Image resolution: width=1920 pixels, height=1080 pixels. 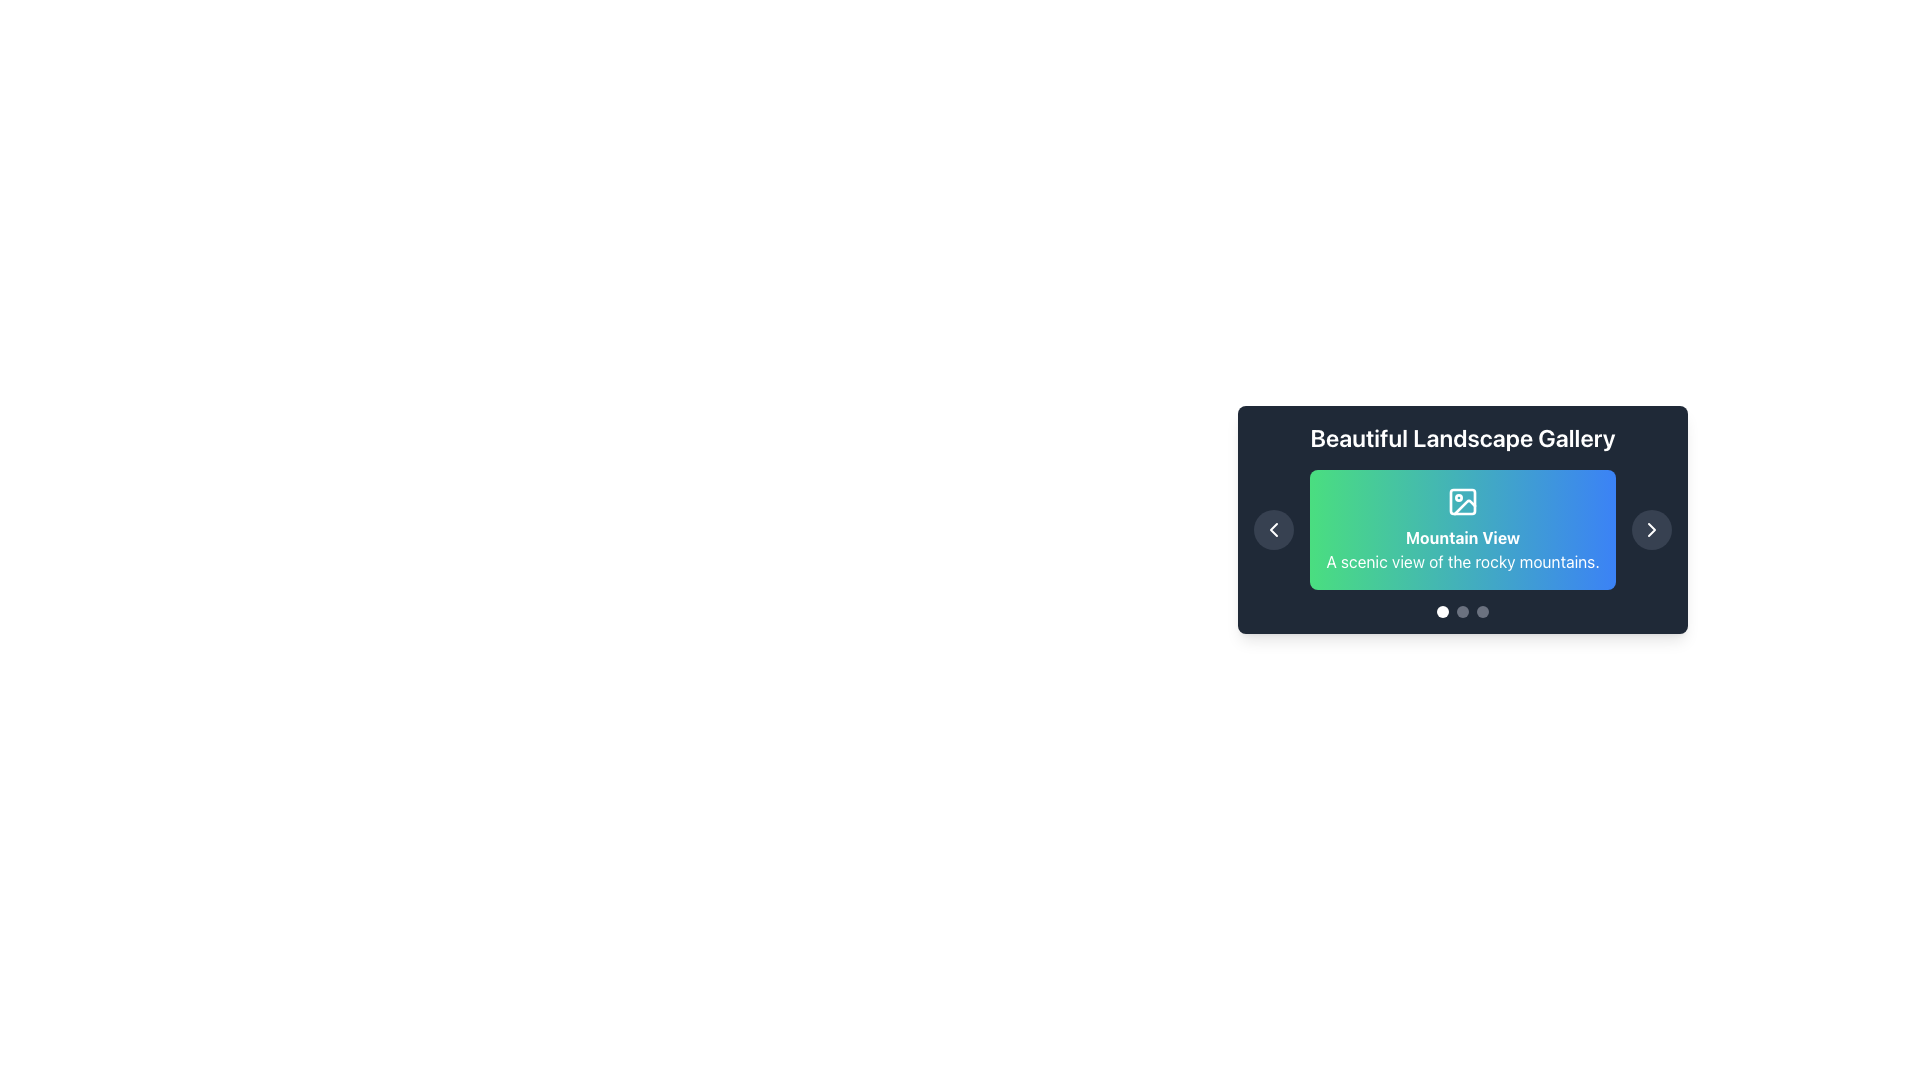 What do you see at coordinates (1463, 437) in the screenshot?
I see `the 'Beautiful Landscape Gallery' text header, which is prominently styled in bold and large font, centrally aligned on a dark background` at bounding box center [1463, 437].